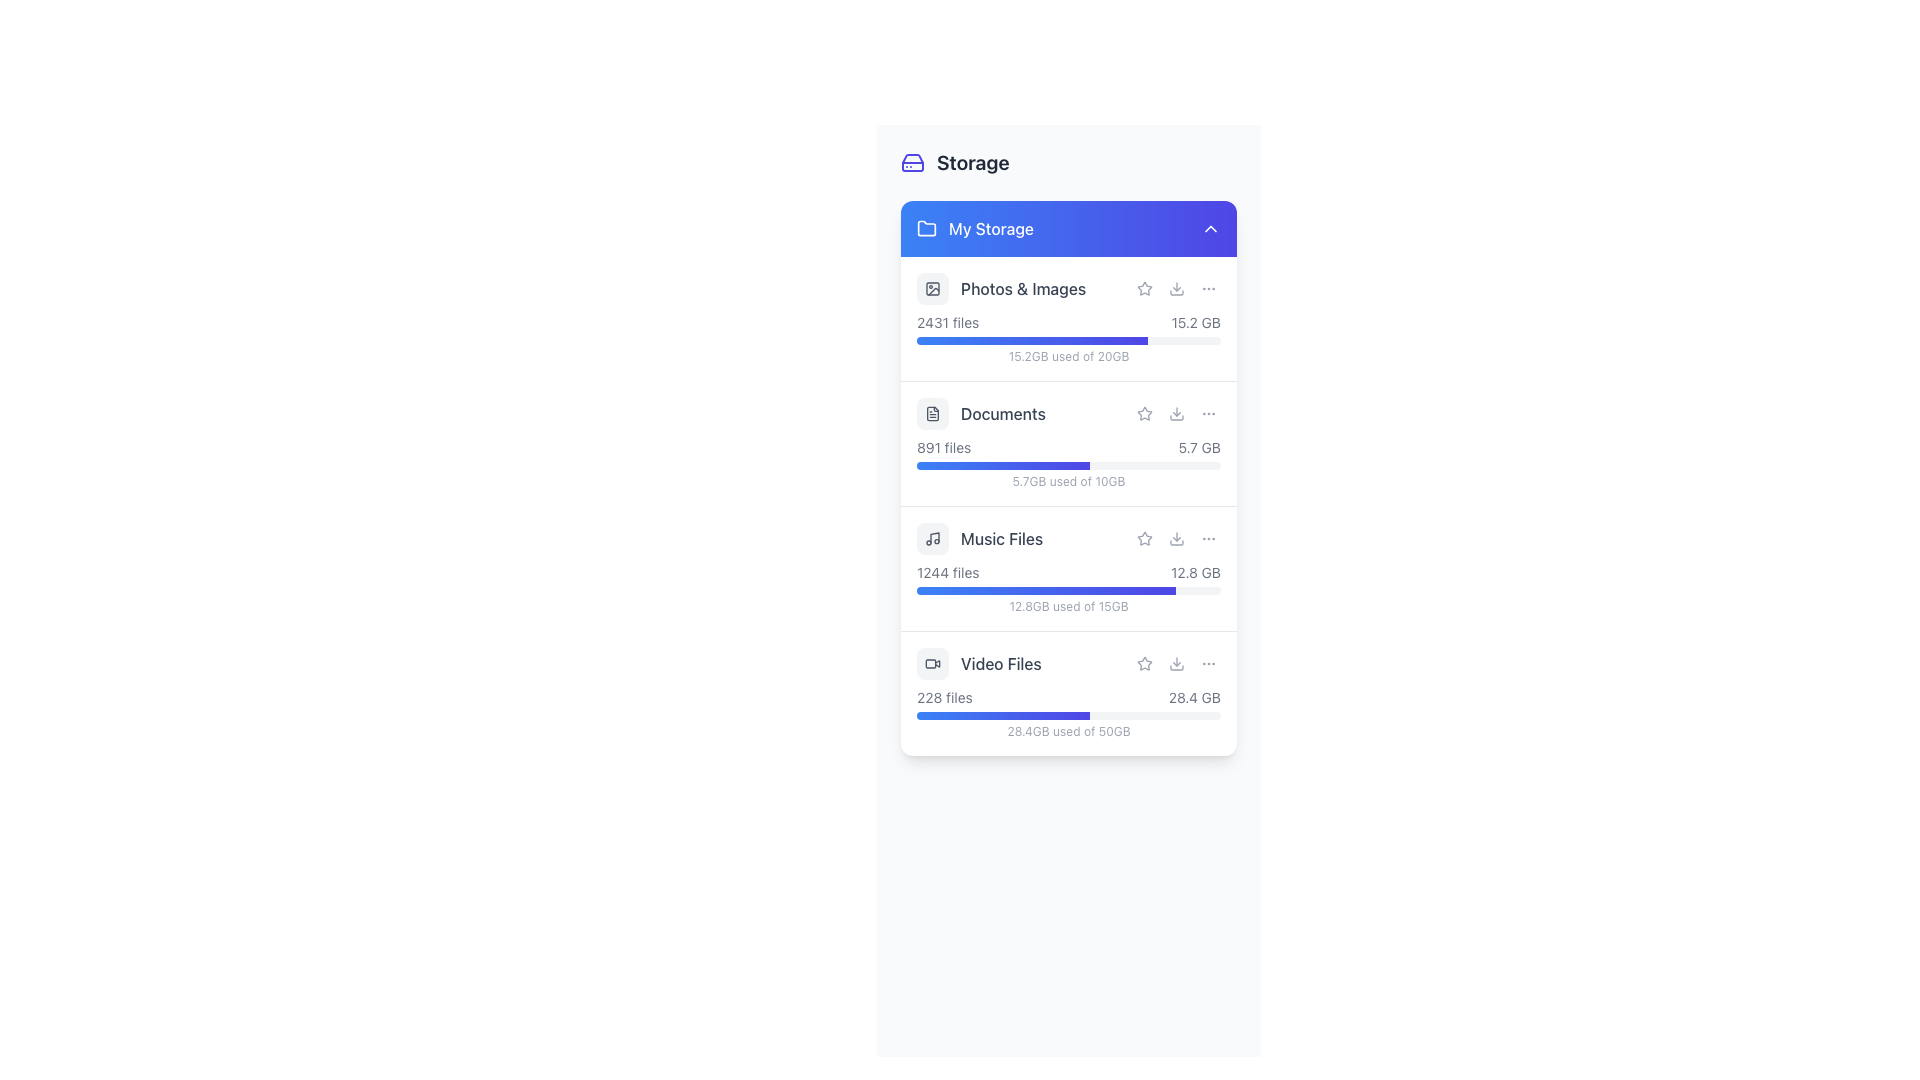  I want to click on the horizontal progress bar located in the 'Photos & Images' section of the 'My Storage' panel, which is positioned below the '2431 files 15.2 GB' text and above the '15.2GB used of 20GB' text, so click(1068, 339).